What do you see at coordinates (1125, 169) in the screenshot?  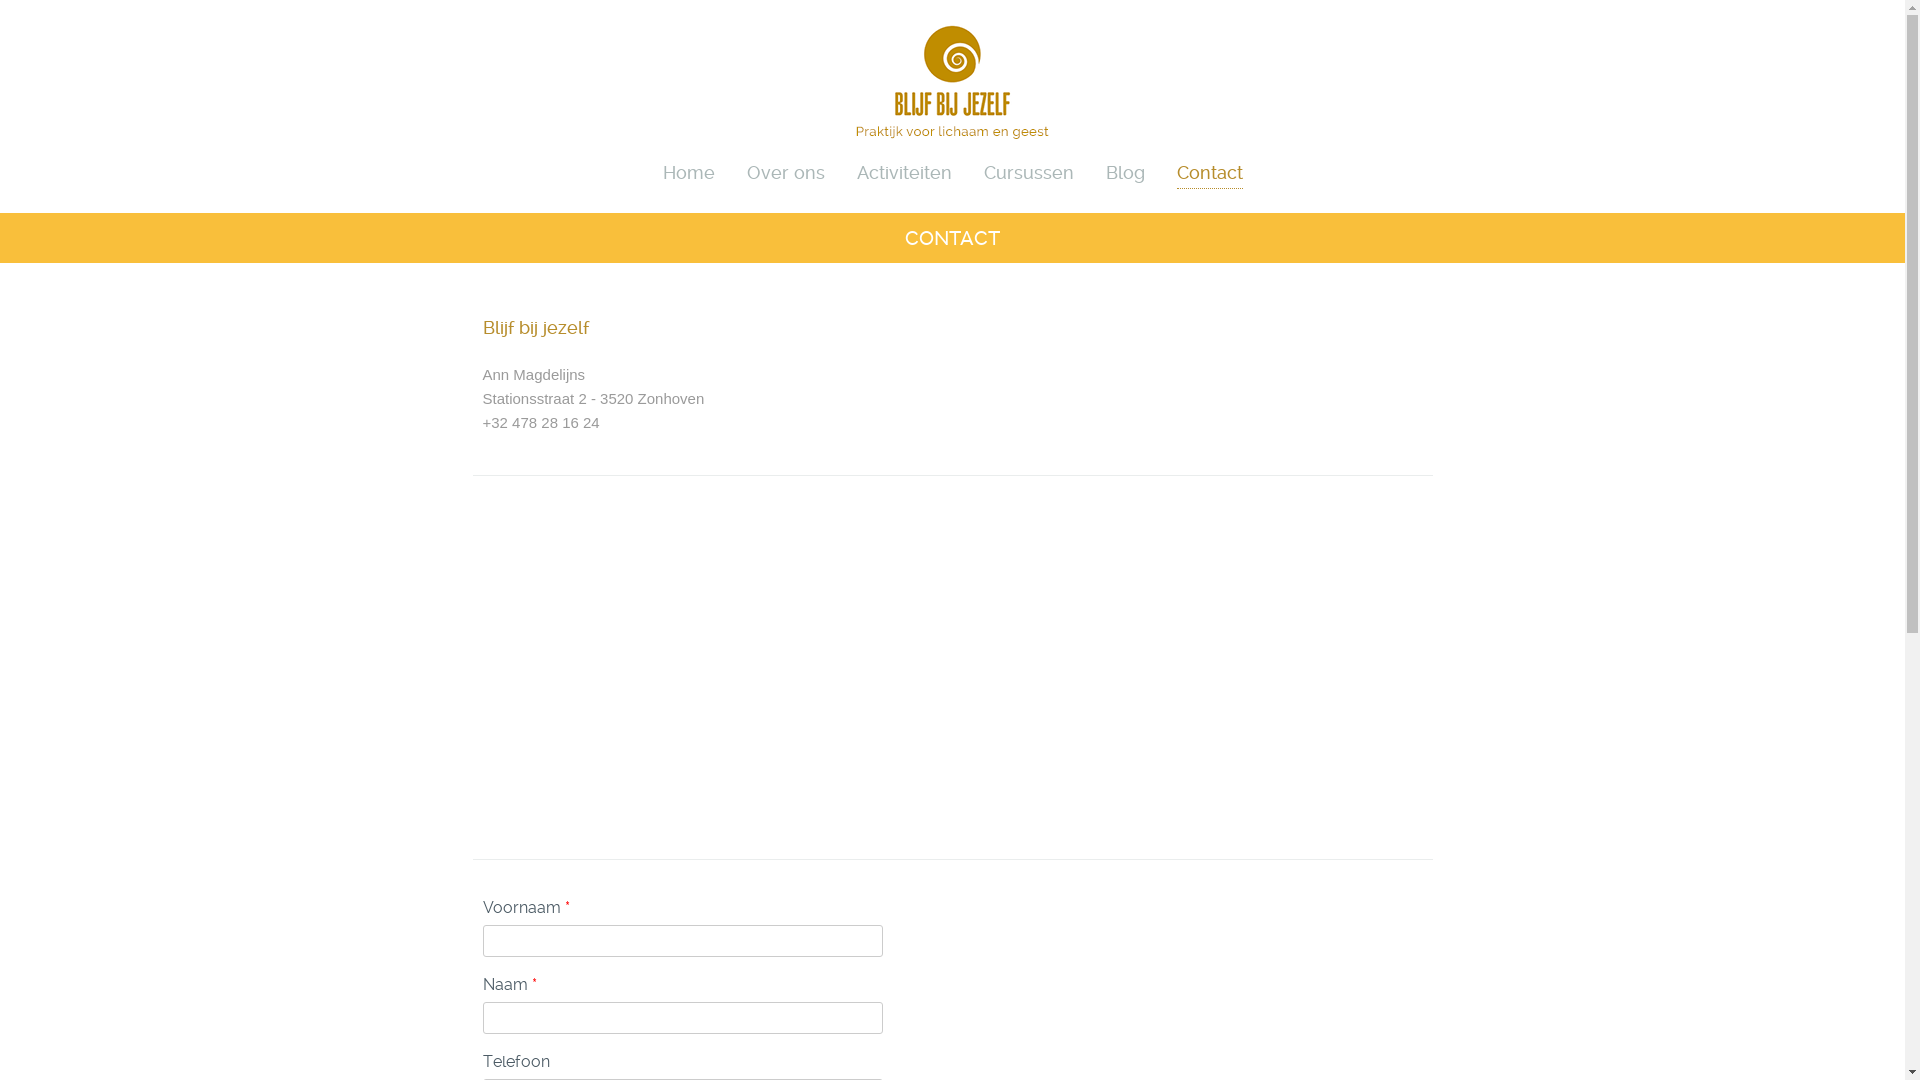 I see `'Blog'` at bounding box center [1125, 169].